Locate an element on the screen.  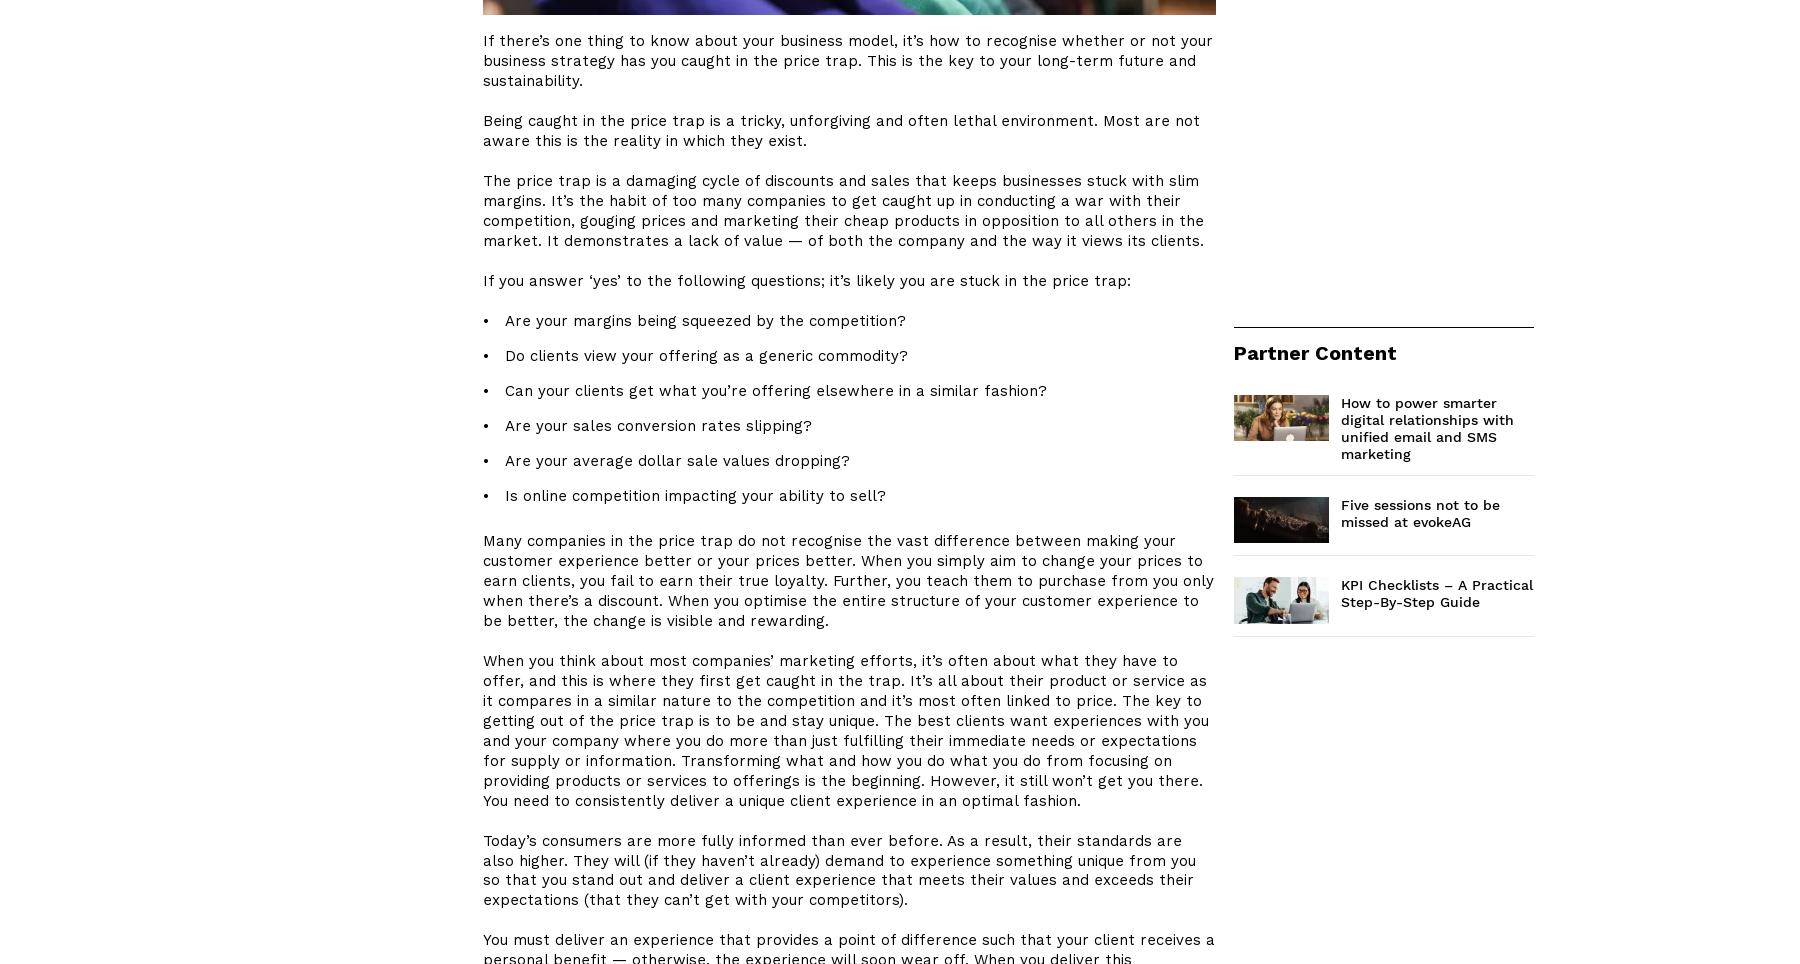
'Today’s consumers are more fully informed than ever before. As a result, their standards are also higher. They will (if they haven’t already) demand to experience something unique from you so that you stand out and deliver a client experience that meets their values and exceeds their expectations (that they can’t get with your competitors).' is located at coordinates (839, 871).